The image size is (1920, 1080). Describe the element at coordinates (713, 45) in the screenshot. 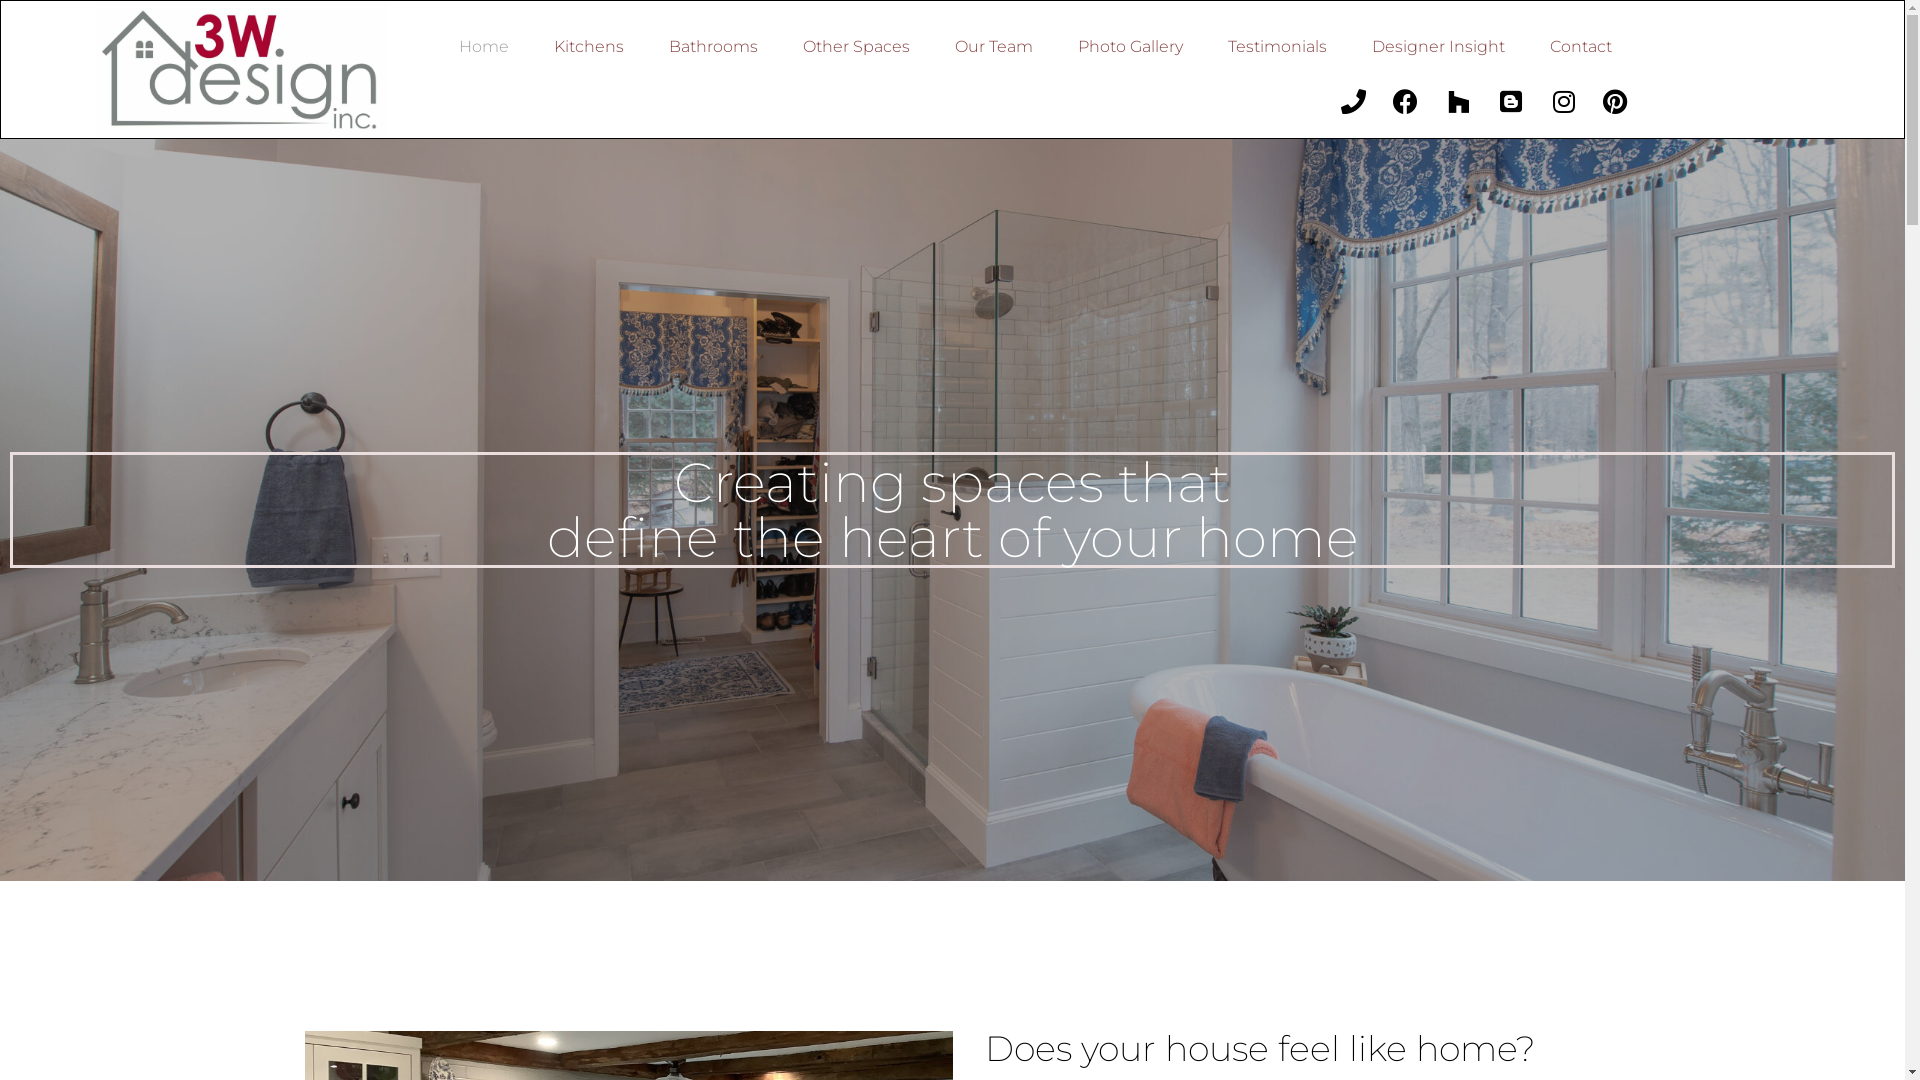

I see `'Bathrooms'` at that location.